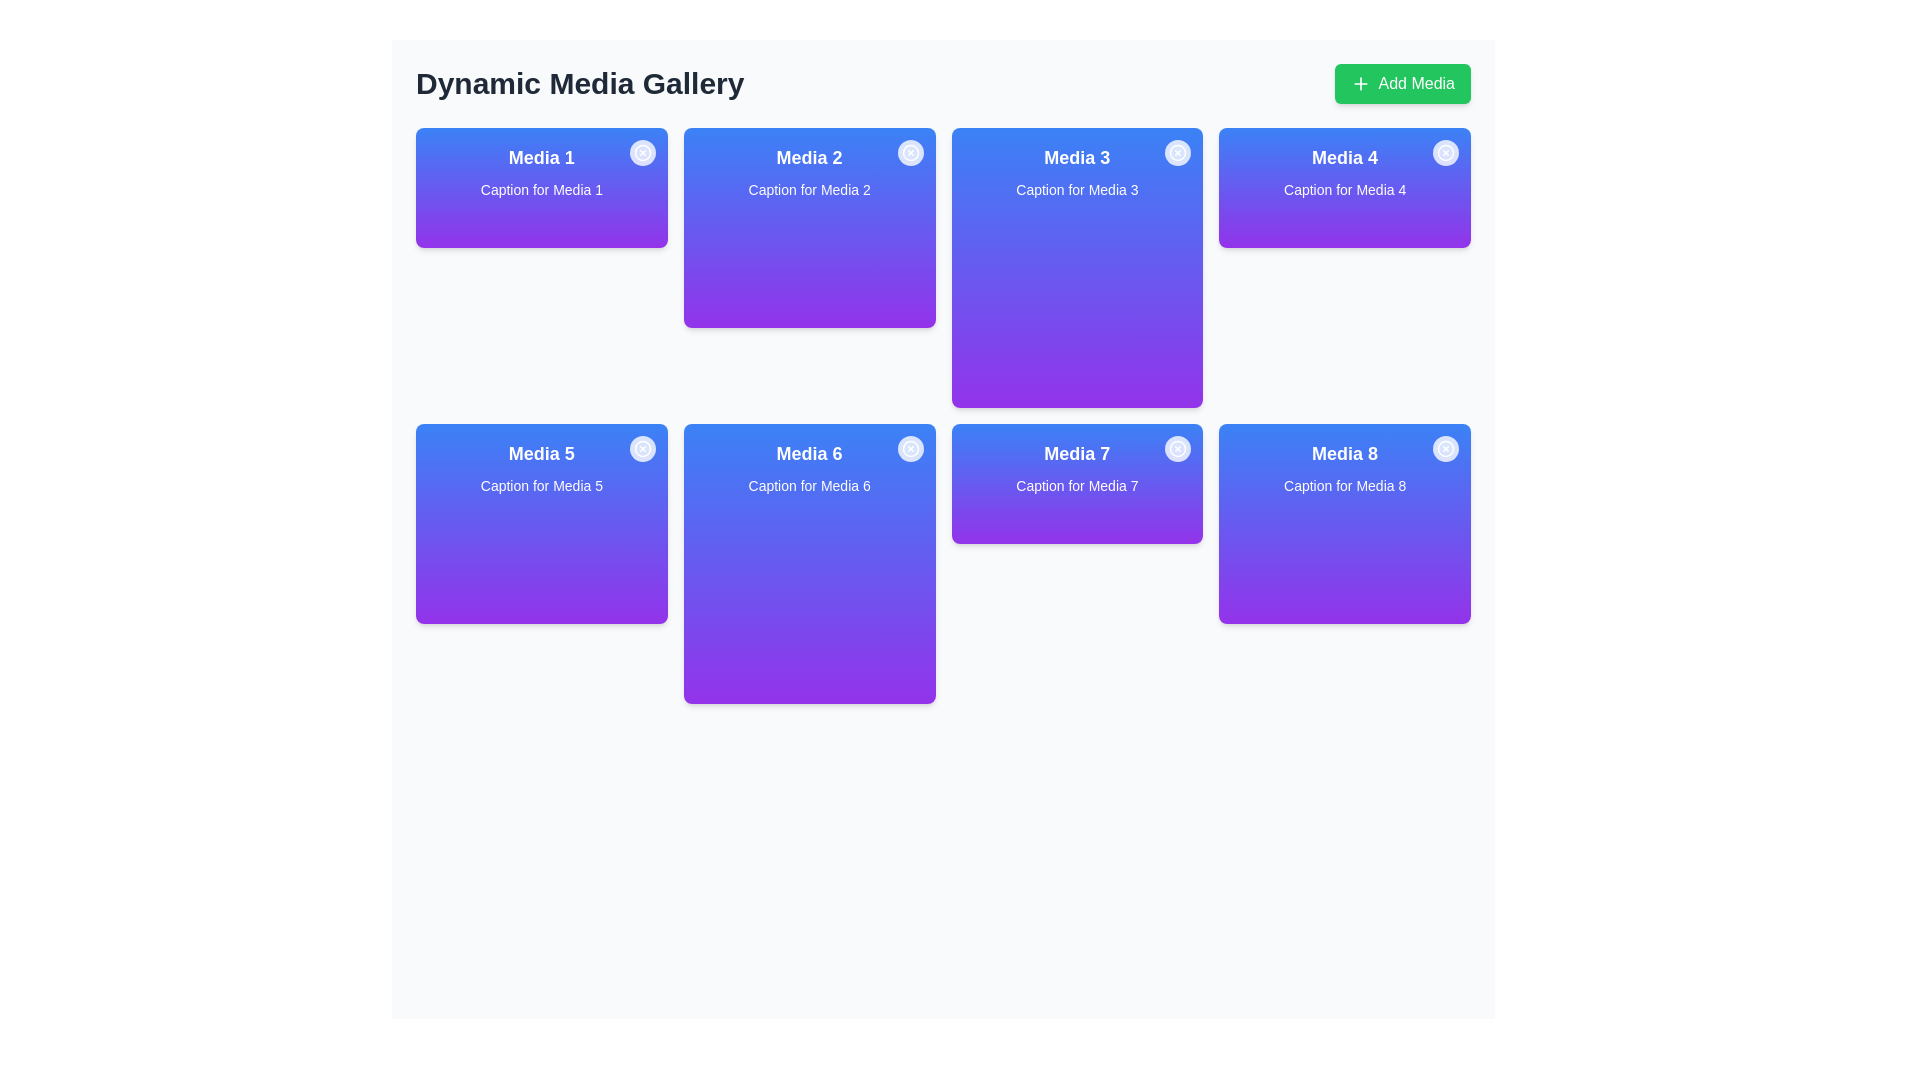 The width and height of the screenshot is (1920, 1080). I want to click on the delete button located in the top-right corner of the 'Media 8' card in the gallery, so click(1445, 447).